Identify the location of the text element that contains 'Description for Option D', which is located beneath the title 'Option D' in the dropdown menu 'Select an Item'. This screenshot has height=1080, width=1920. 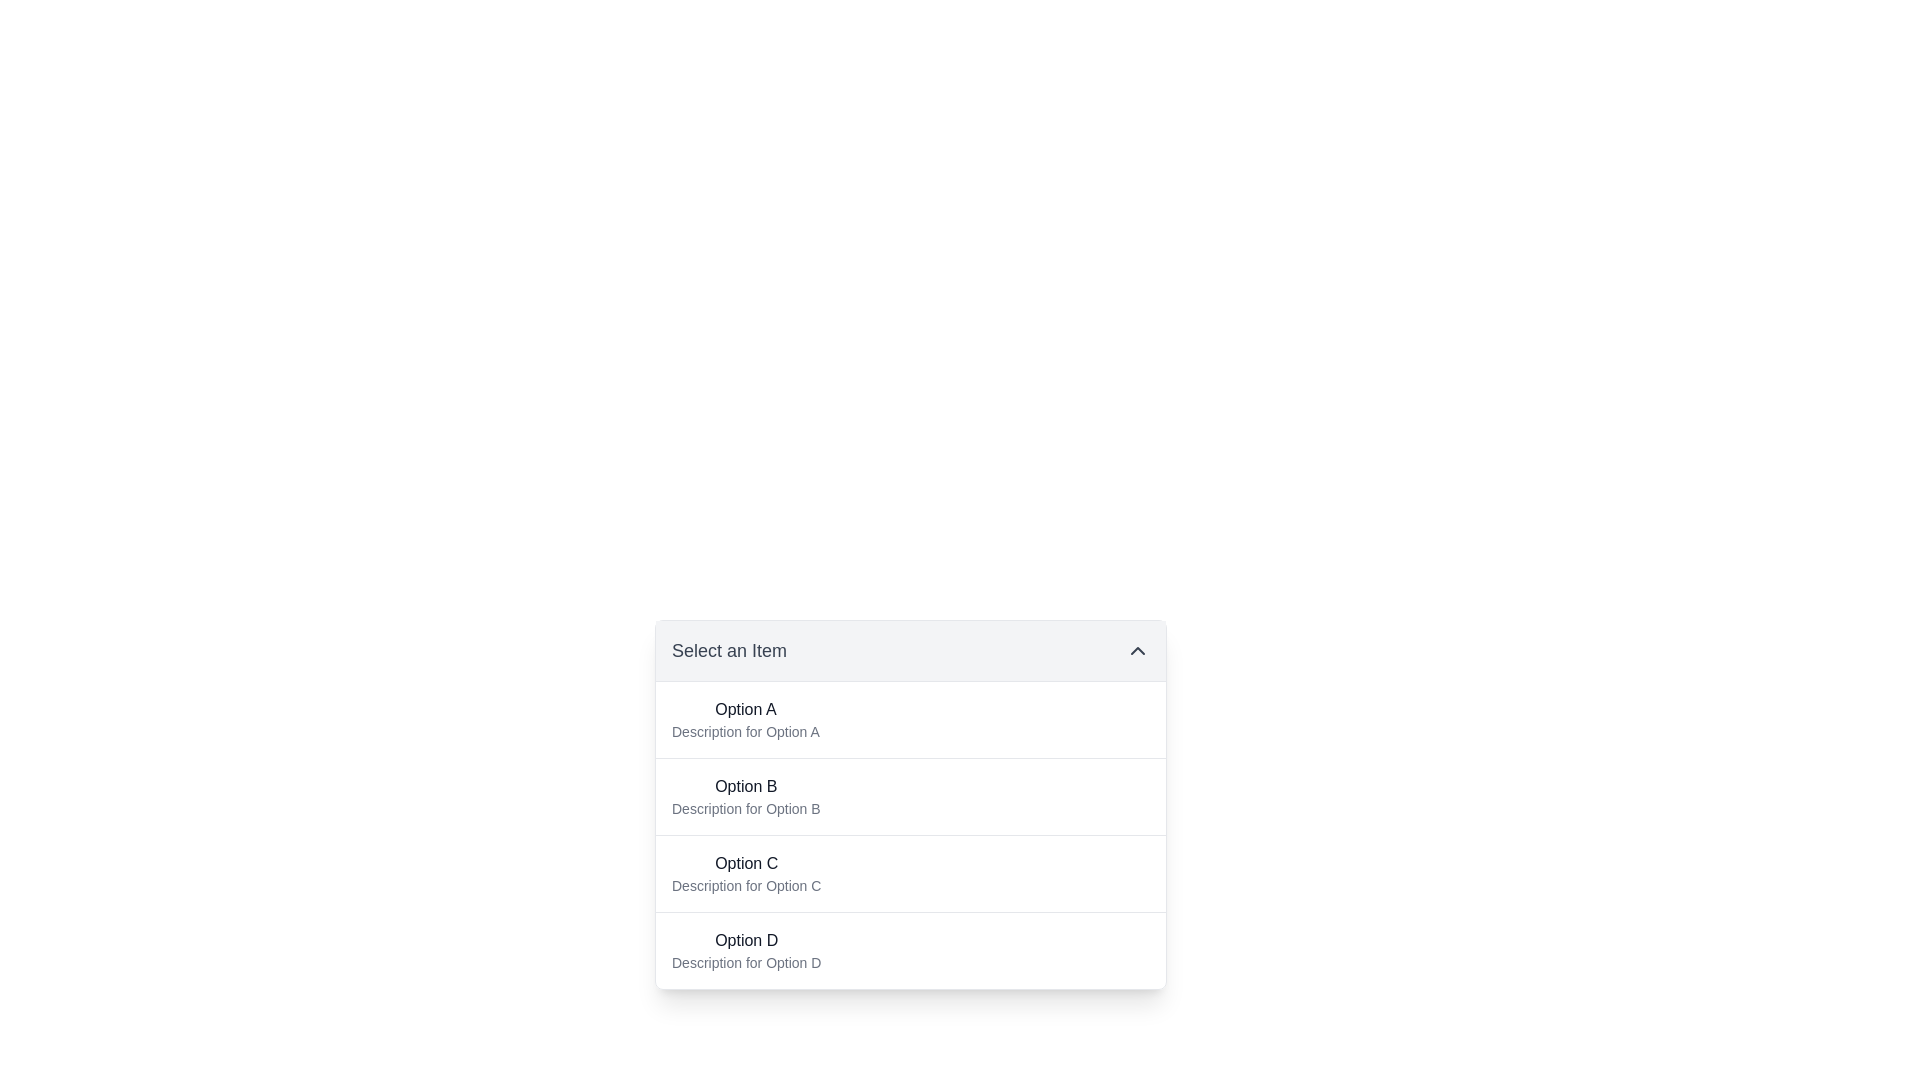
(745, 962).